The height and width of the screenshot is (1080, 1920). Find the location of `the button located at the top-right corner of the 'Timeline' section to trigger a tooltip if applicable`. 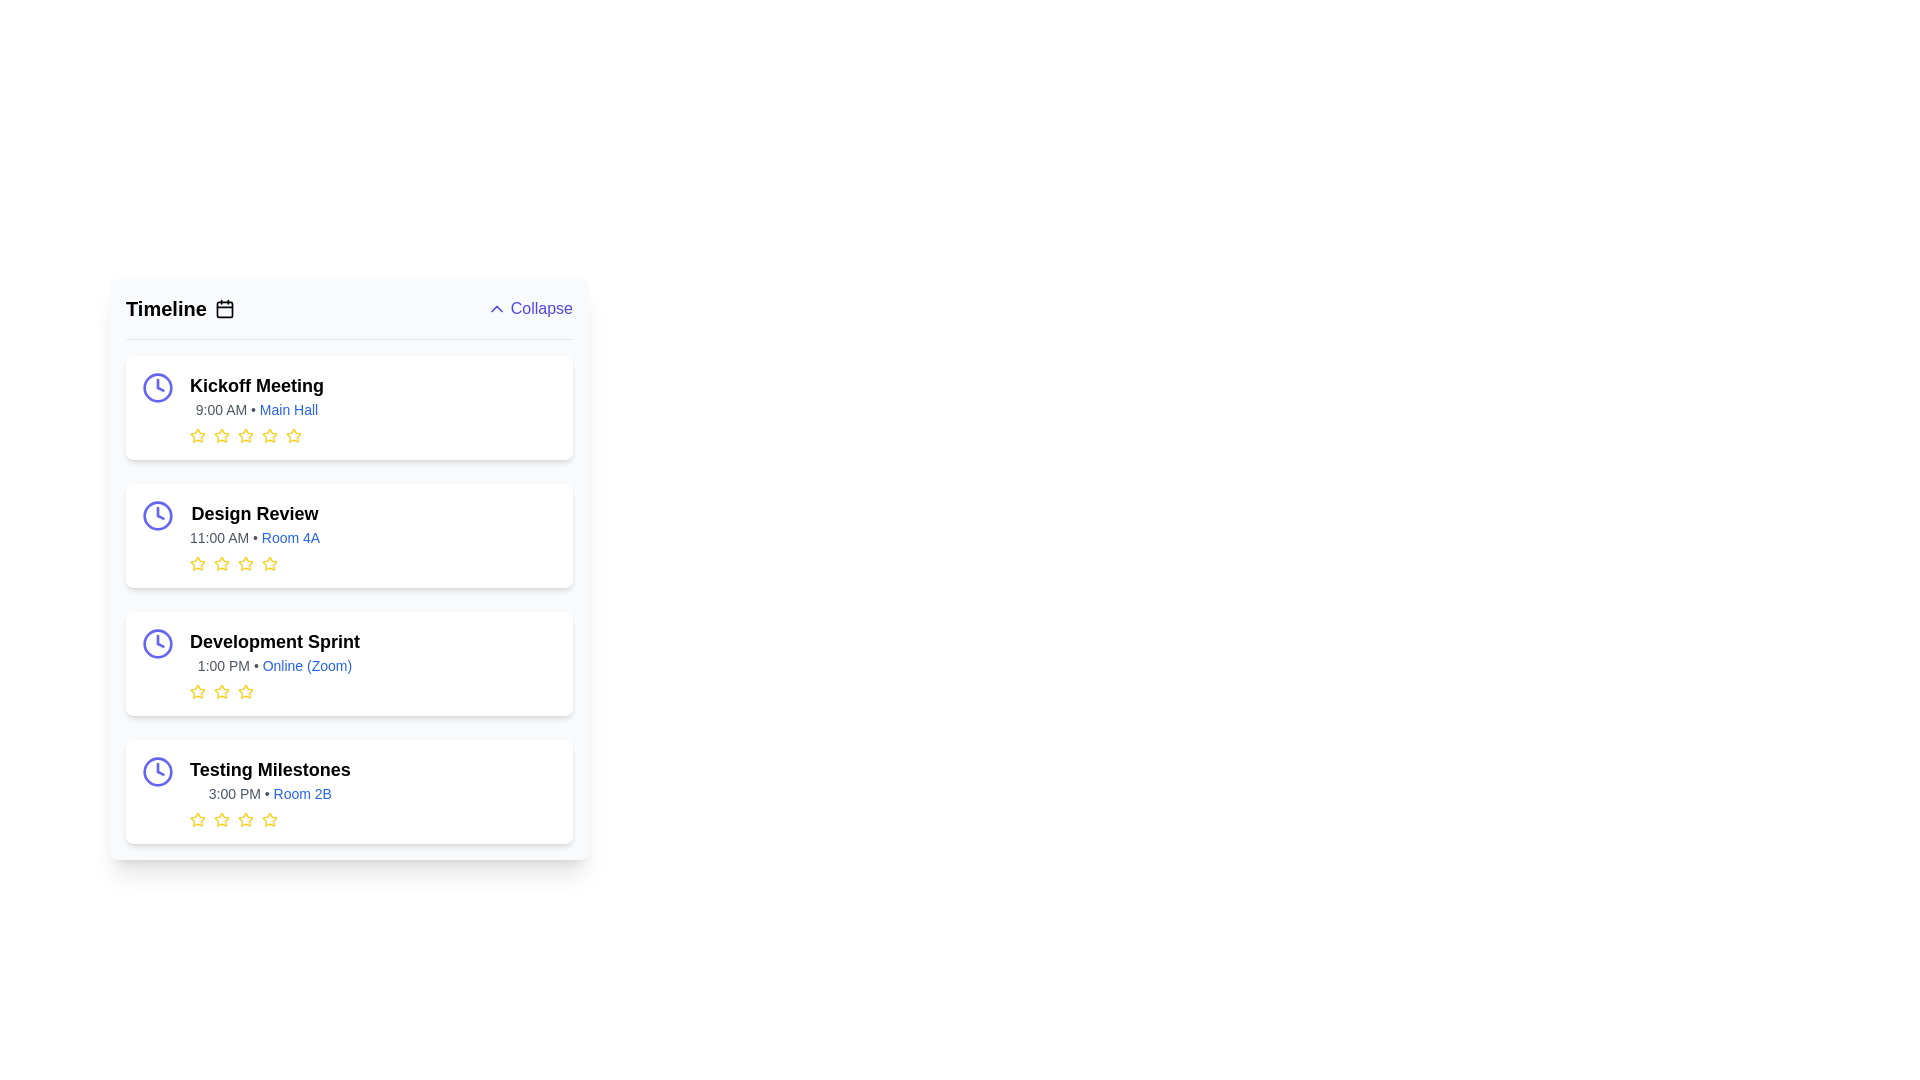

the button located at the top-right corner of the 'Timeline' section to trigger a tooltip if applicable is located at coordinates (529, 308).